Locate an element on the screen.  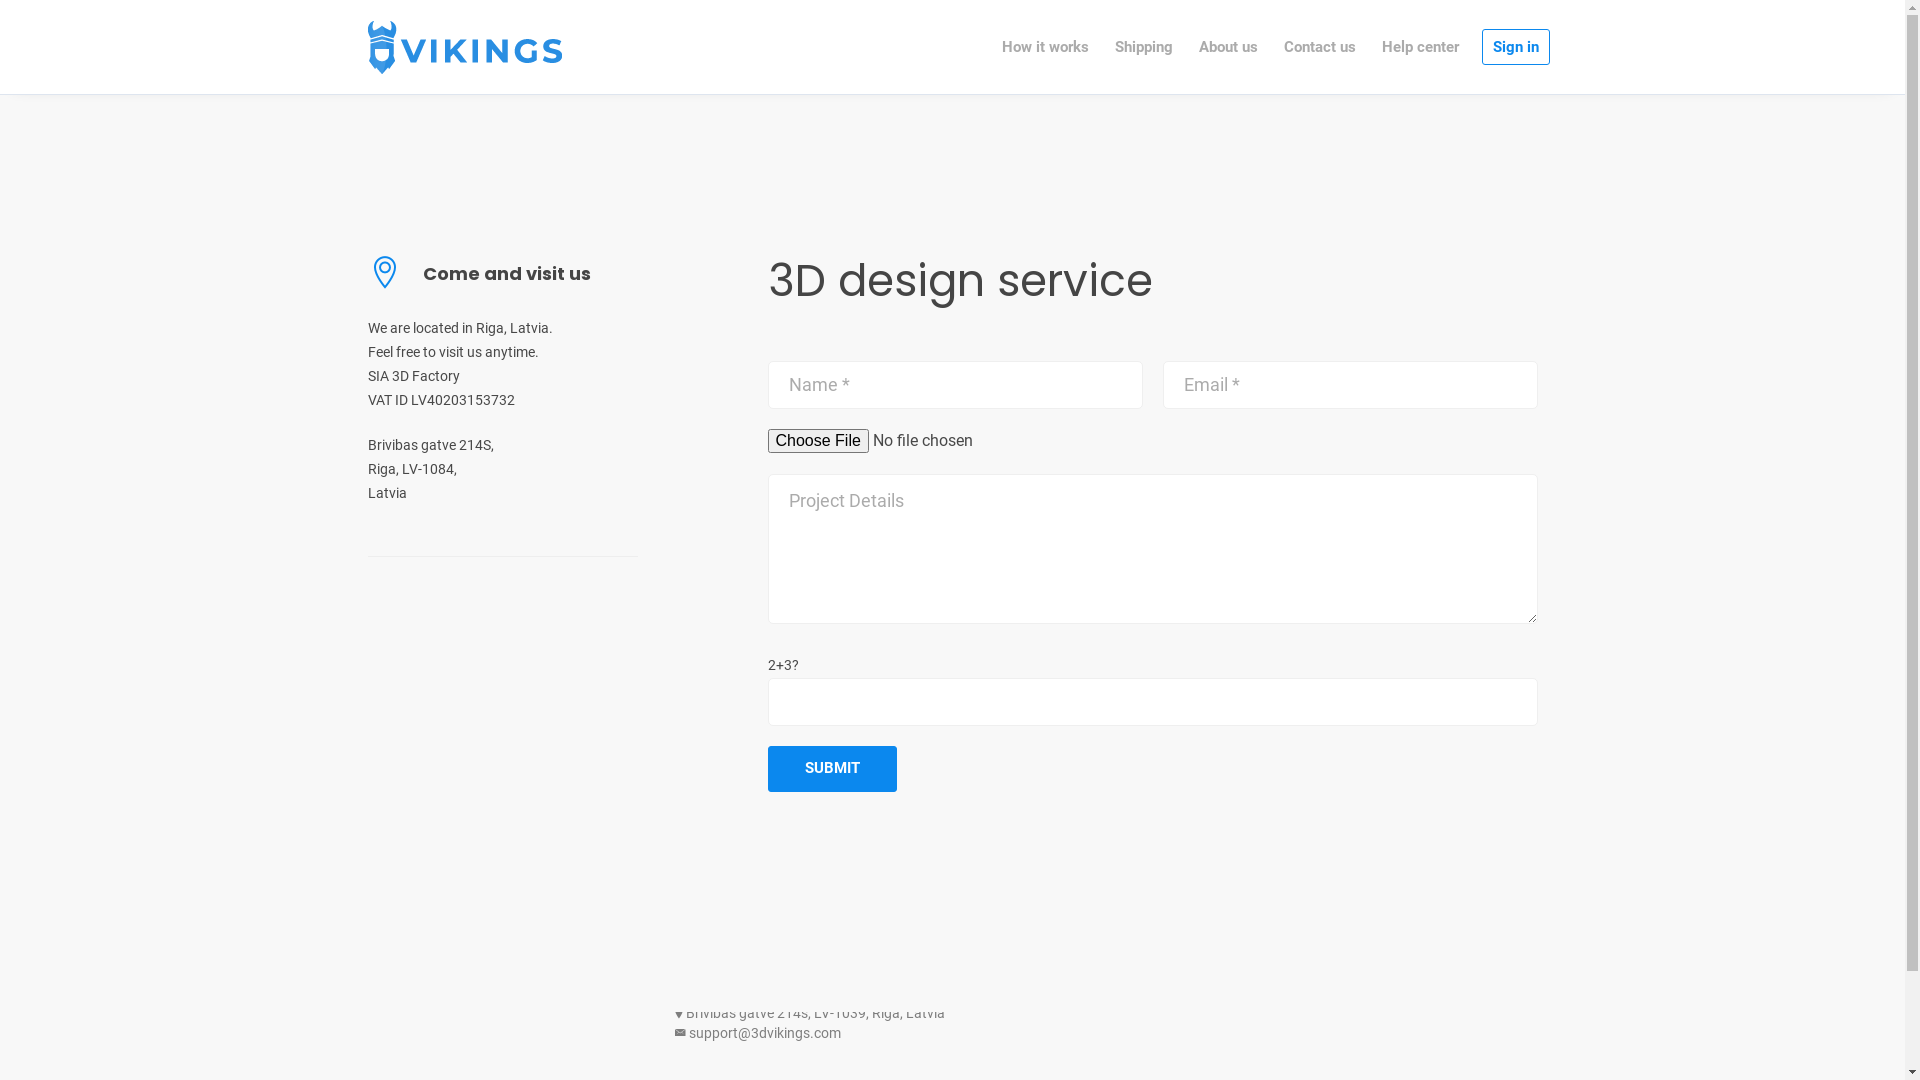
'Sign in' is located at coordinates (1516, 45).